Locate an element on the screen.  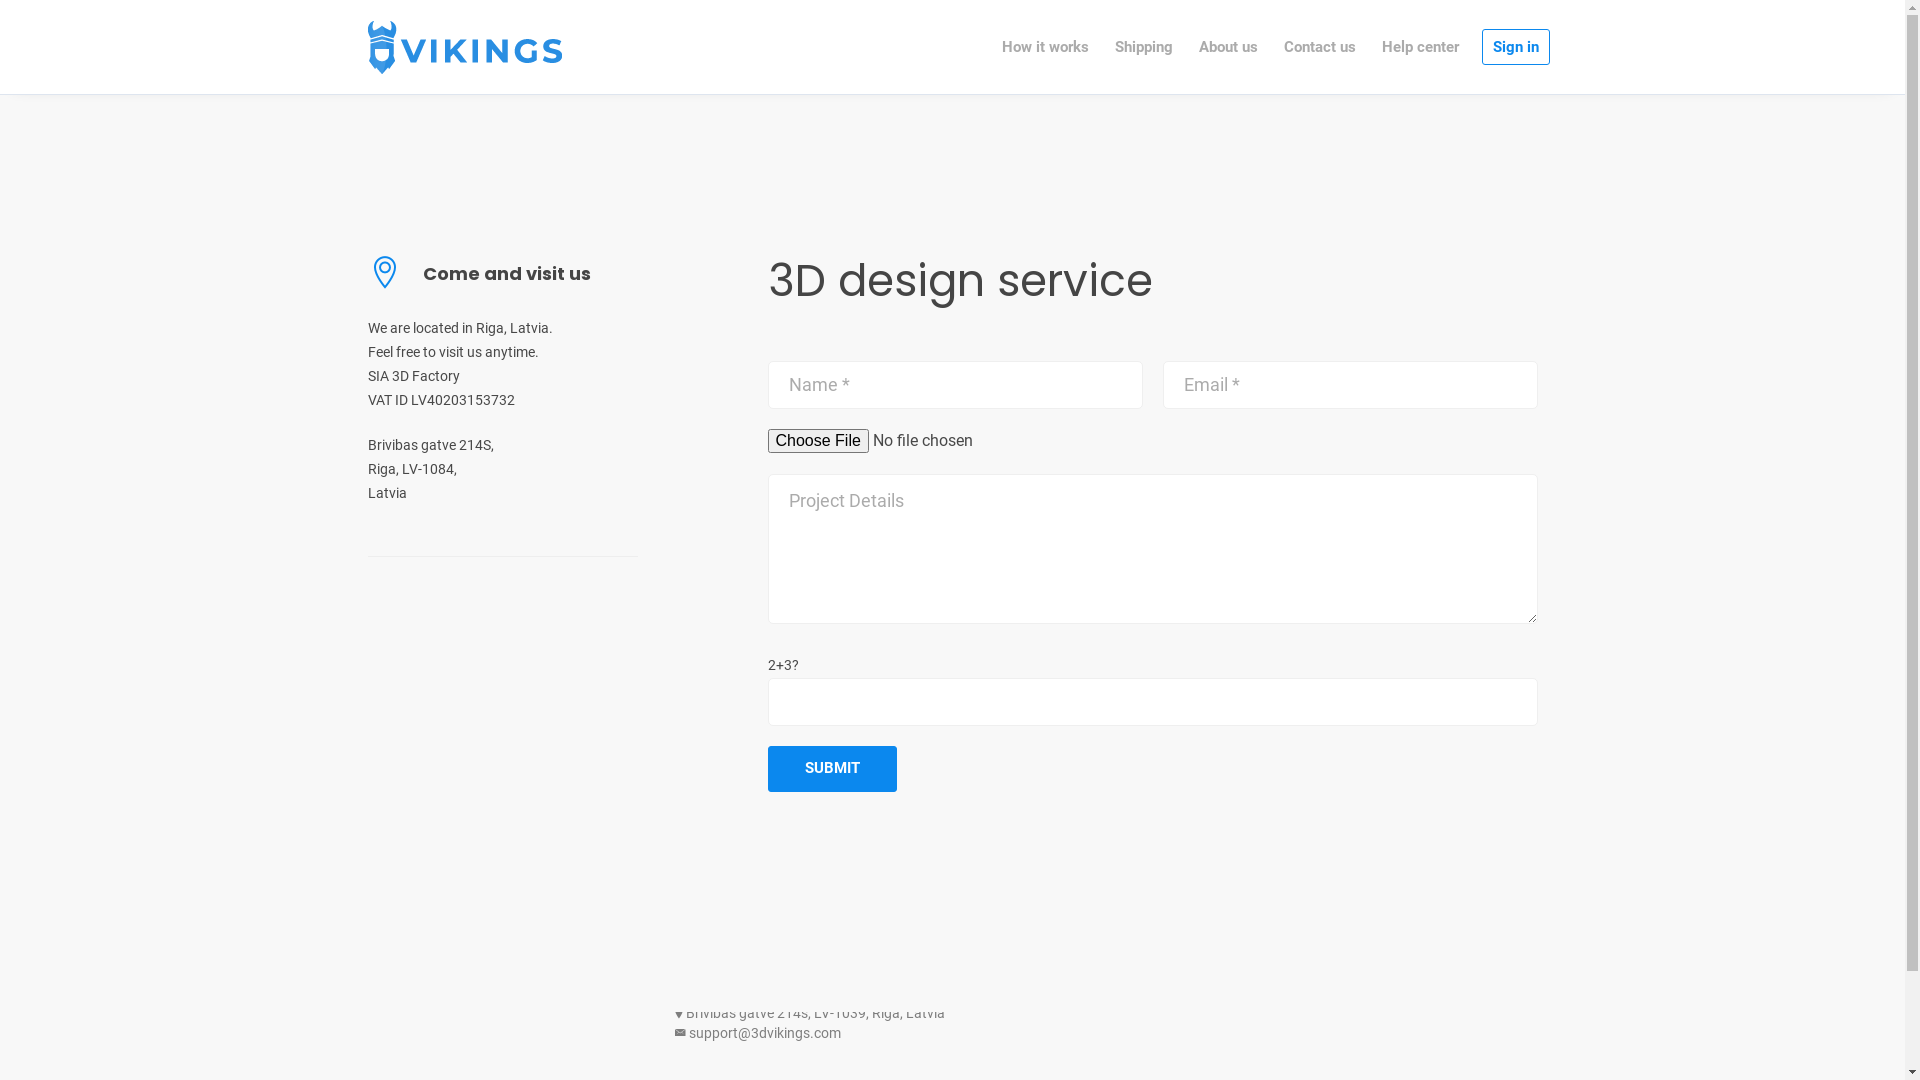
'Sign in' is located at coordinates (1516, 45).